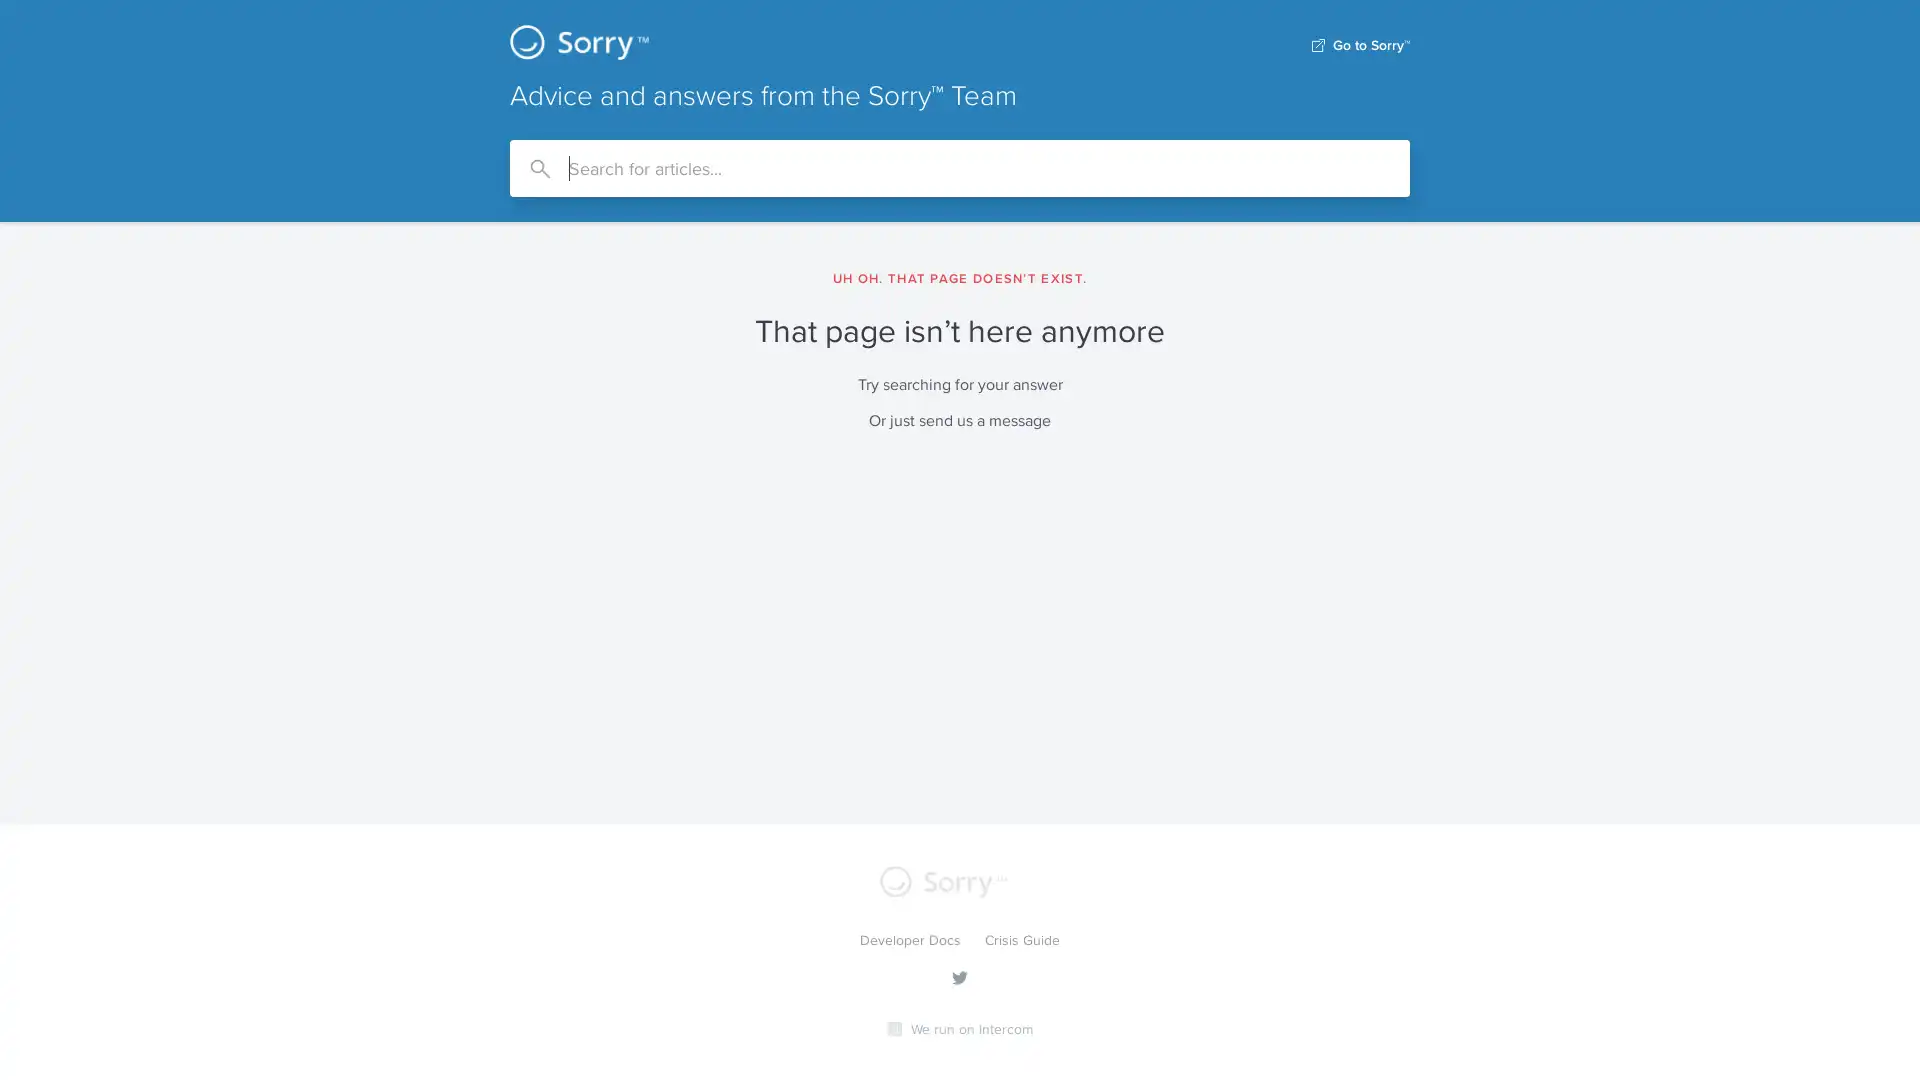  Describe the element at coordinates (1869, 1029) in the screenshot. I see `Open Intercom Messenger` at that location.